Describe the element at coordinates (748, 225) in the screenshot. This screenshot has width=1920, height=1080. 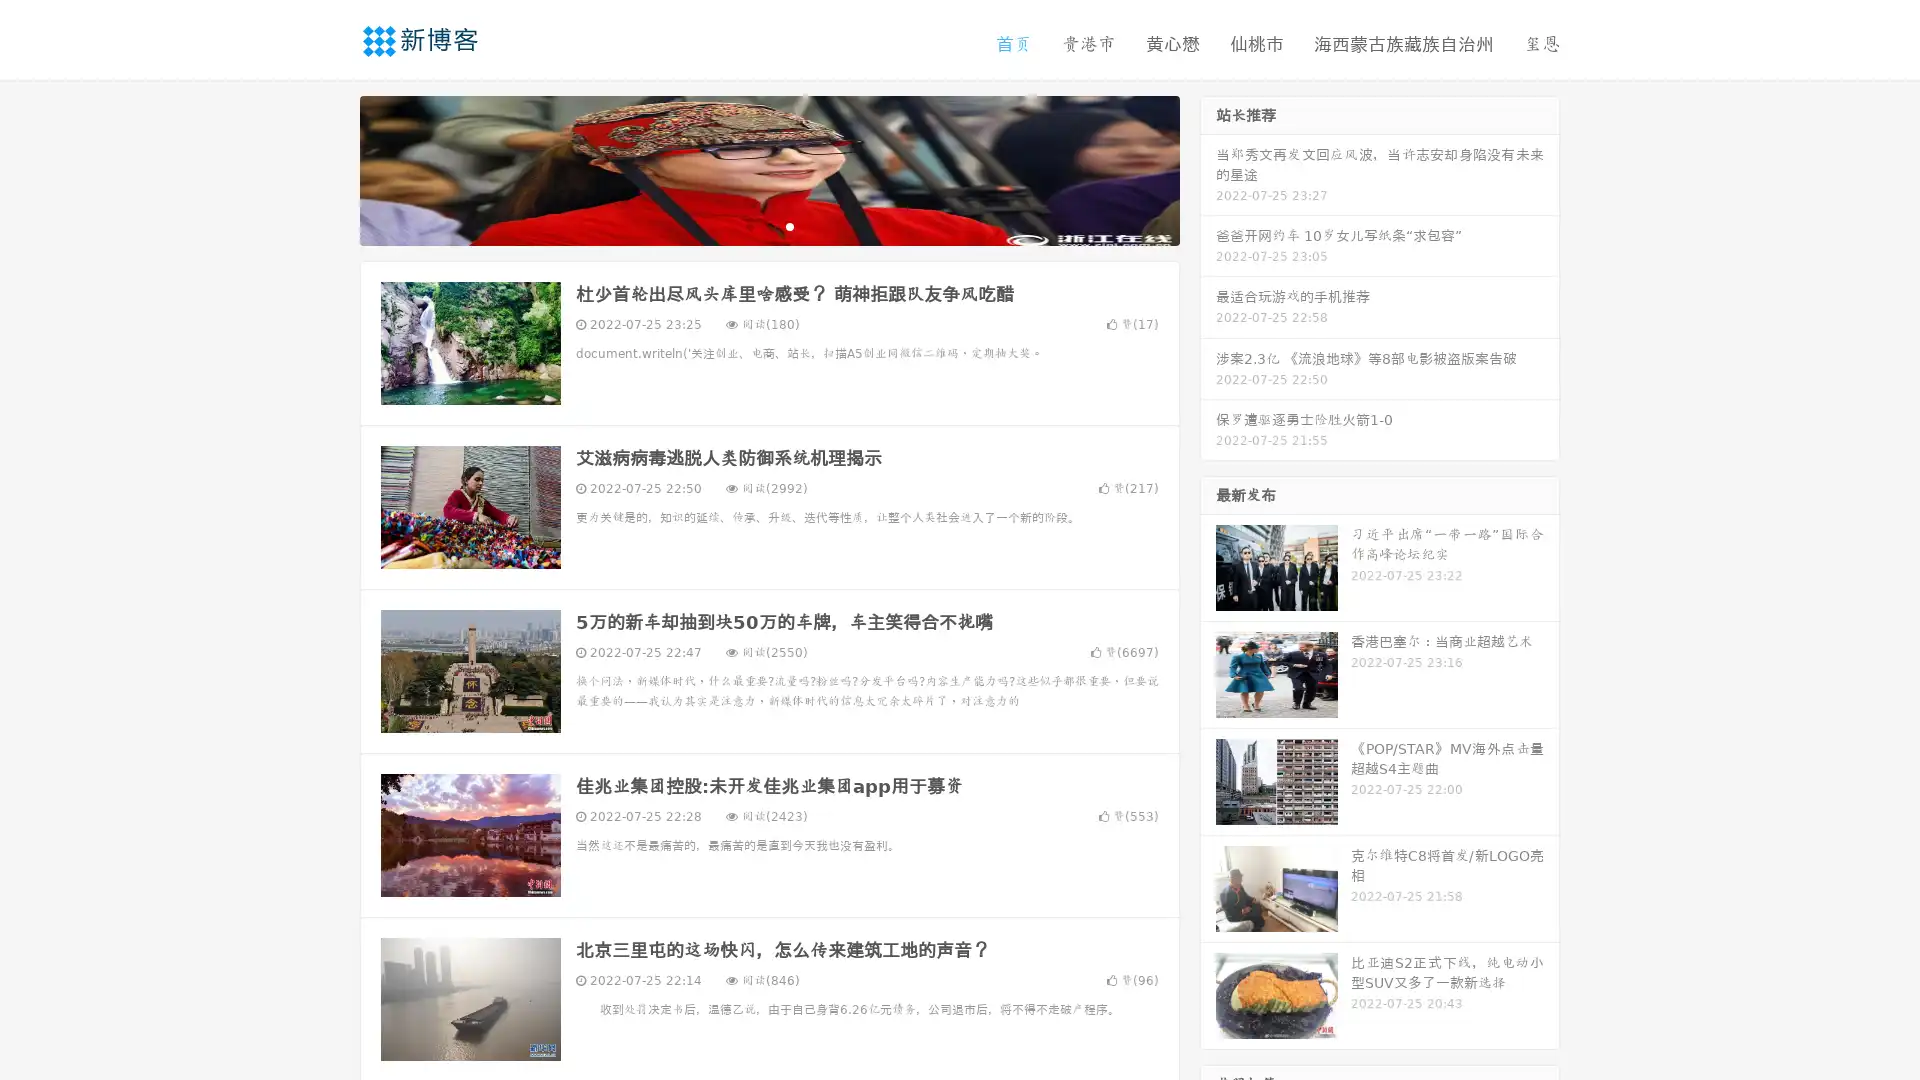
I see `Go to slide 1` at that location.